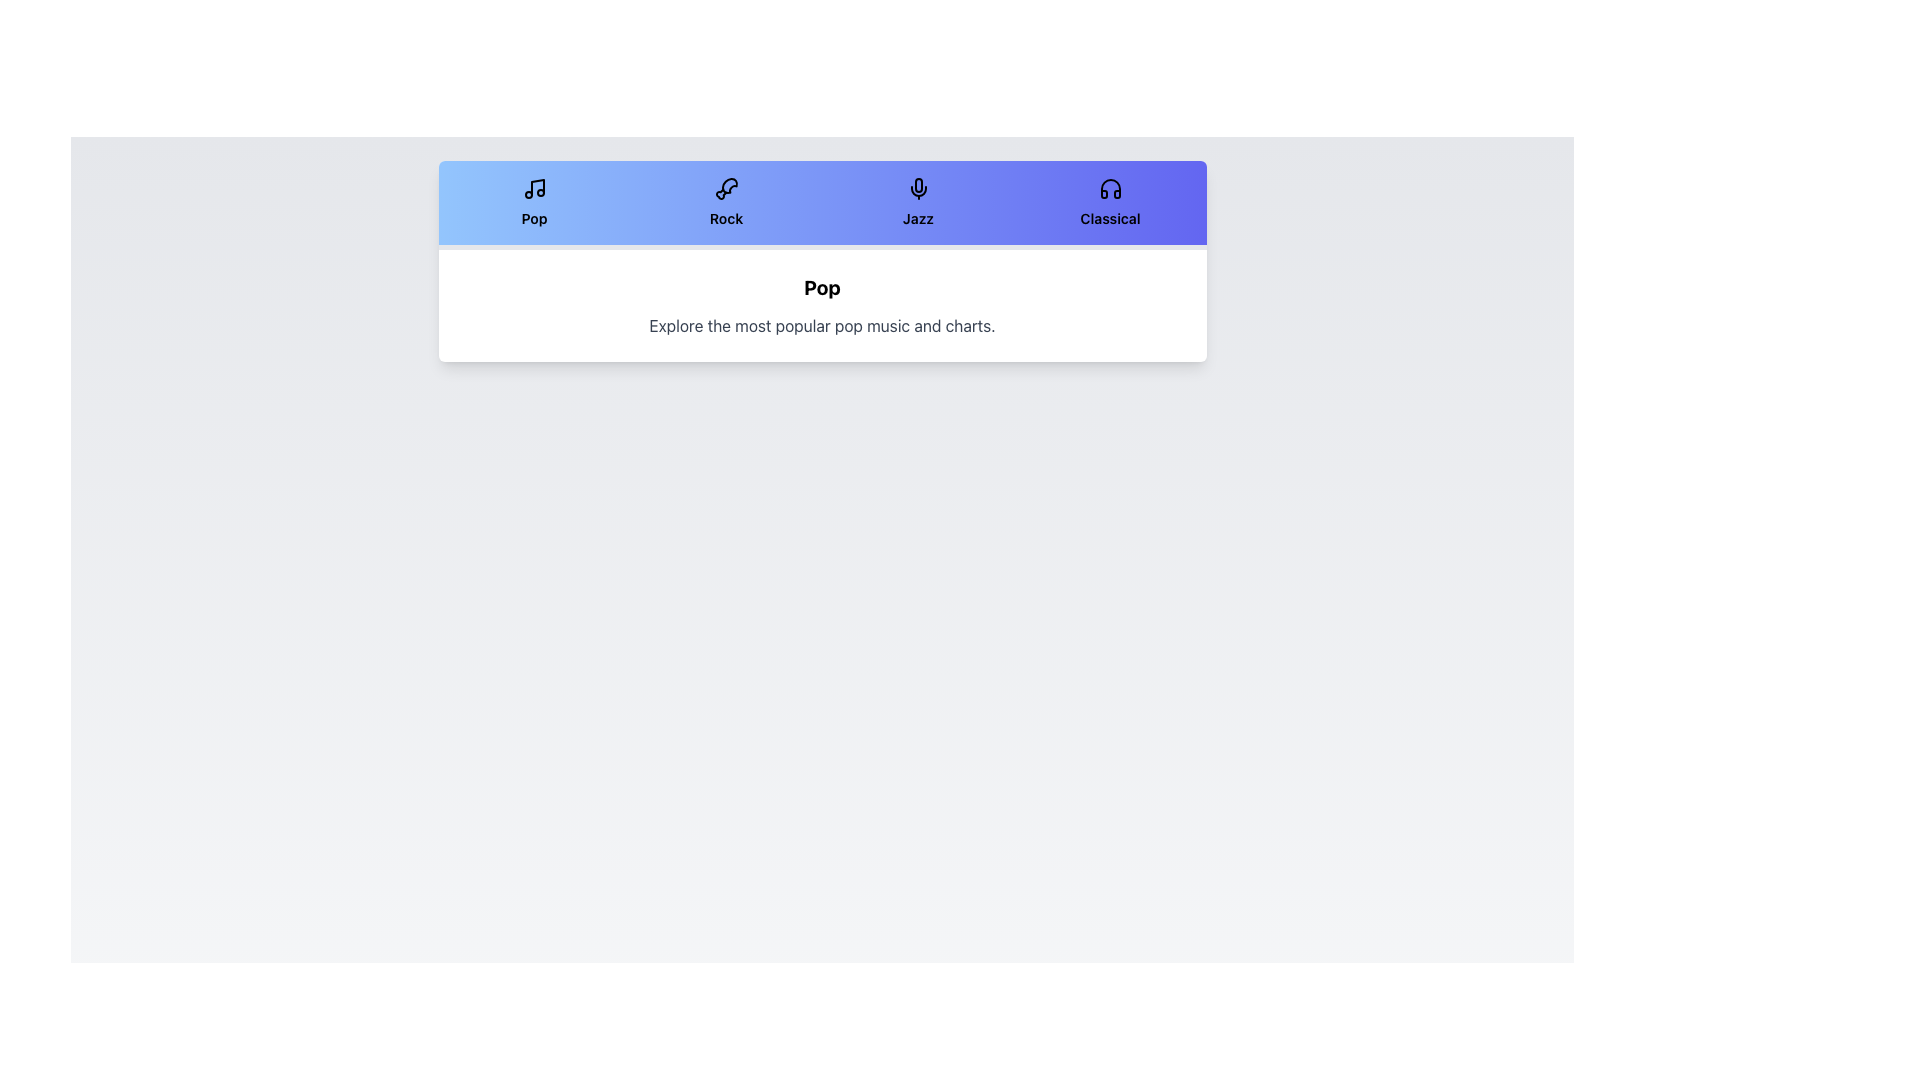 The image size is (1920, 1080). Describe the element at coordinates (534, 189) in the screenshot. I see `the musical note SVG icon located in the top-left section of the navigation menu, above the label 'Pop'. This icon is the first among a sequence of music genre icons` at that location.